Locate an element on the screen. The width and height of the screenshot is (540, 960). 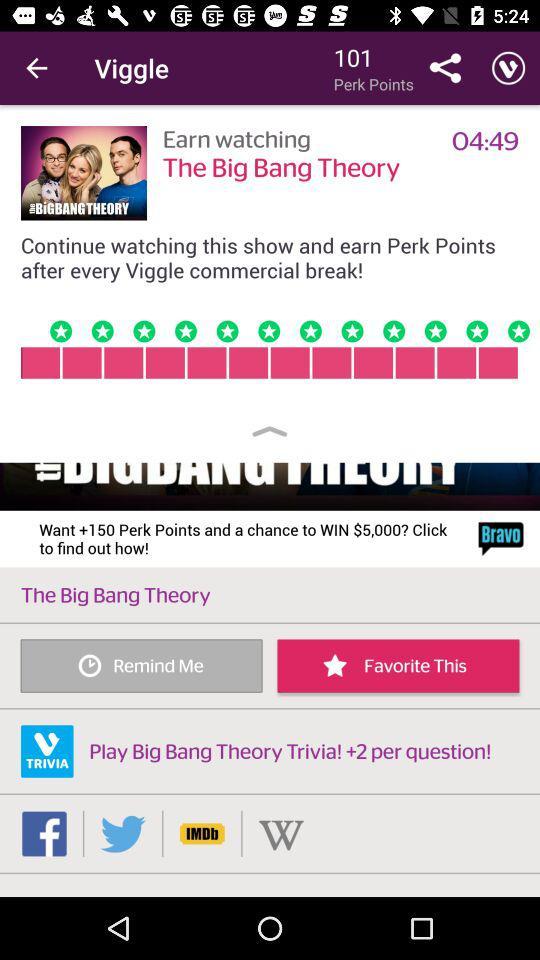
the arrow_downward icon is located at coordinates (280, 833).